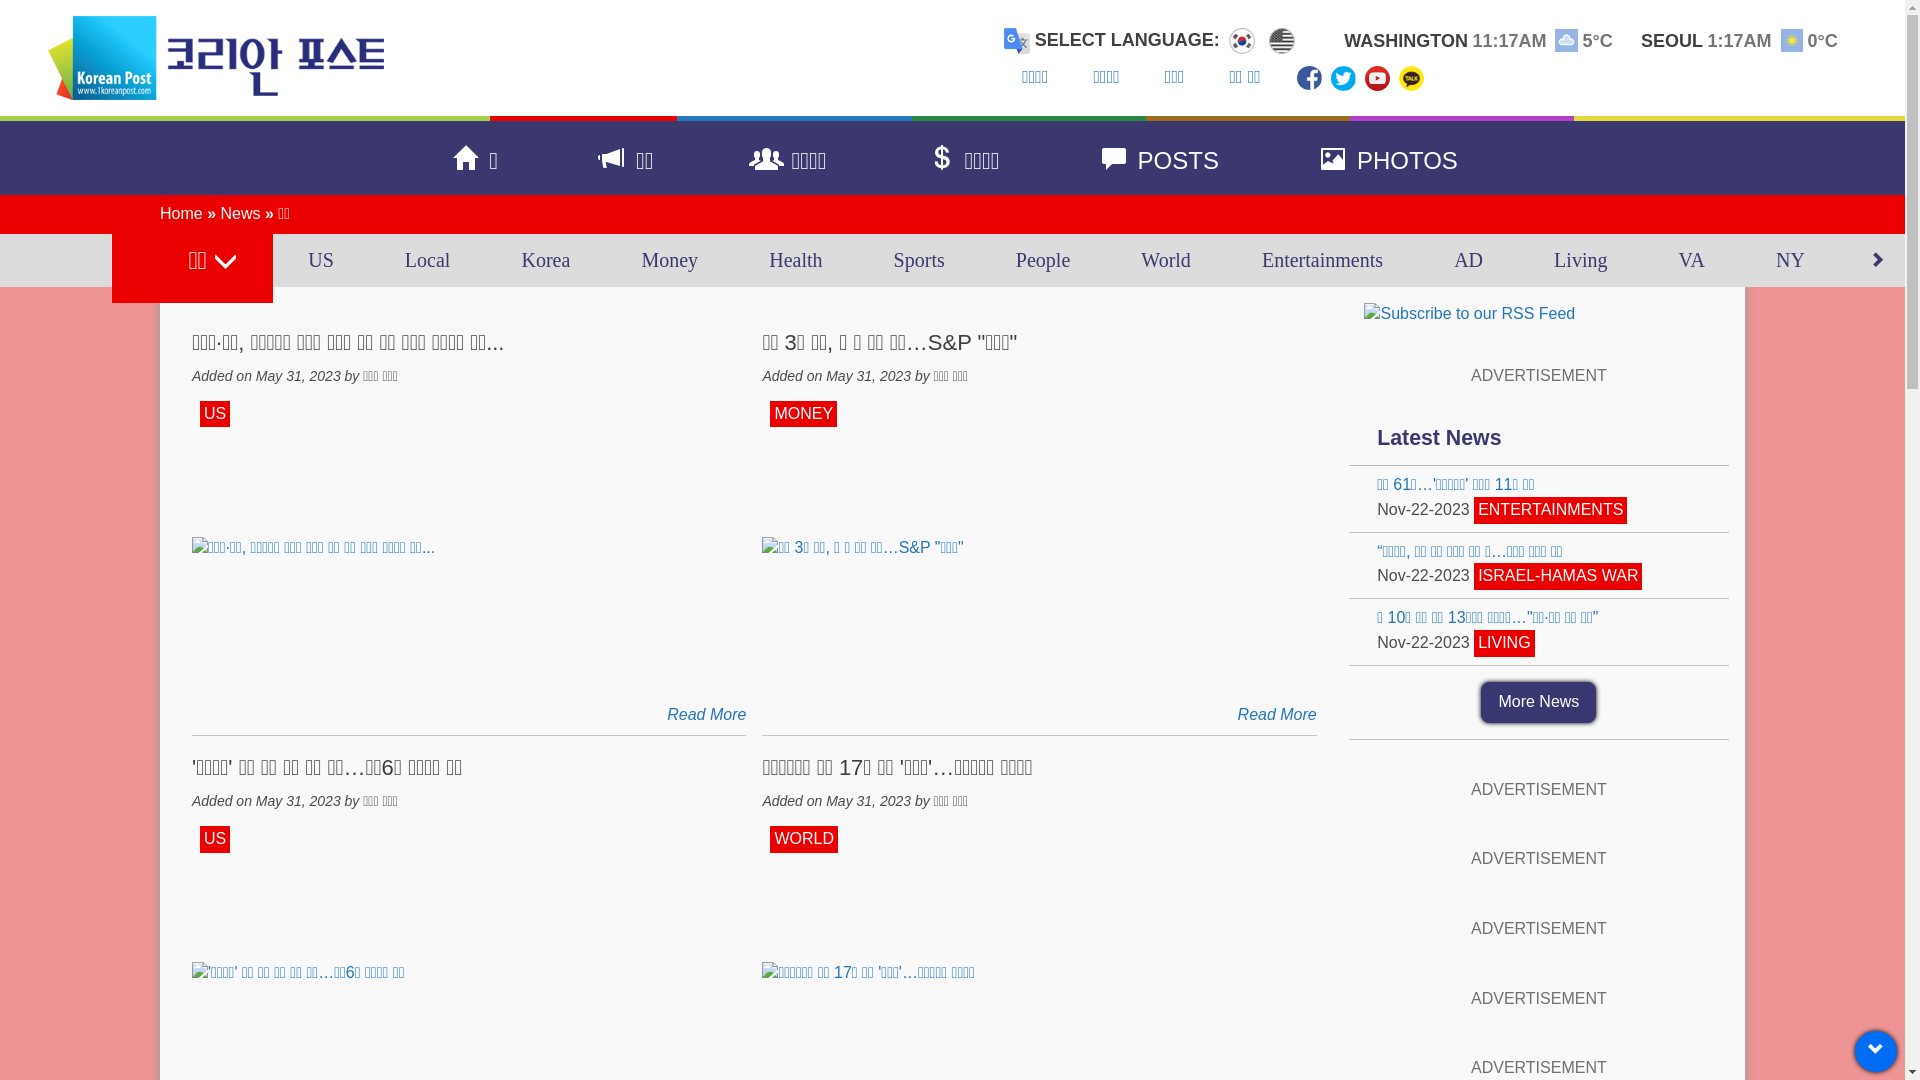 The width and height of the screenshot is (1920, 1080). What do you see at coordinates (1790, 260) in the screenshot?
I see `'NY'` at bounding box center [1790, 260].